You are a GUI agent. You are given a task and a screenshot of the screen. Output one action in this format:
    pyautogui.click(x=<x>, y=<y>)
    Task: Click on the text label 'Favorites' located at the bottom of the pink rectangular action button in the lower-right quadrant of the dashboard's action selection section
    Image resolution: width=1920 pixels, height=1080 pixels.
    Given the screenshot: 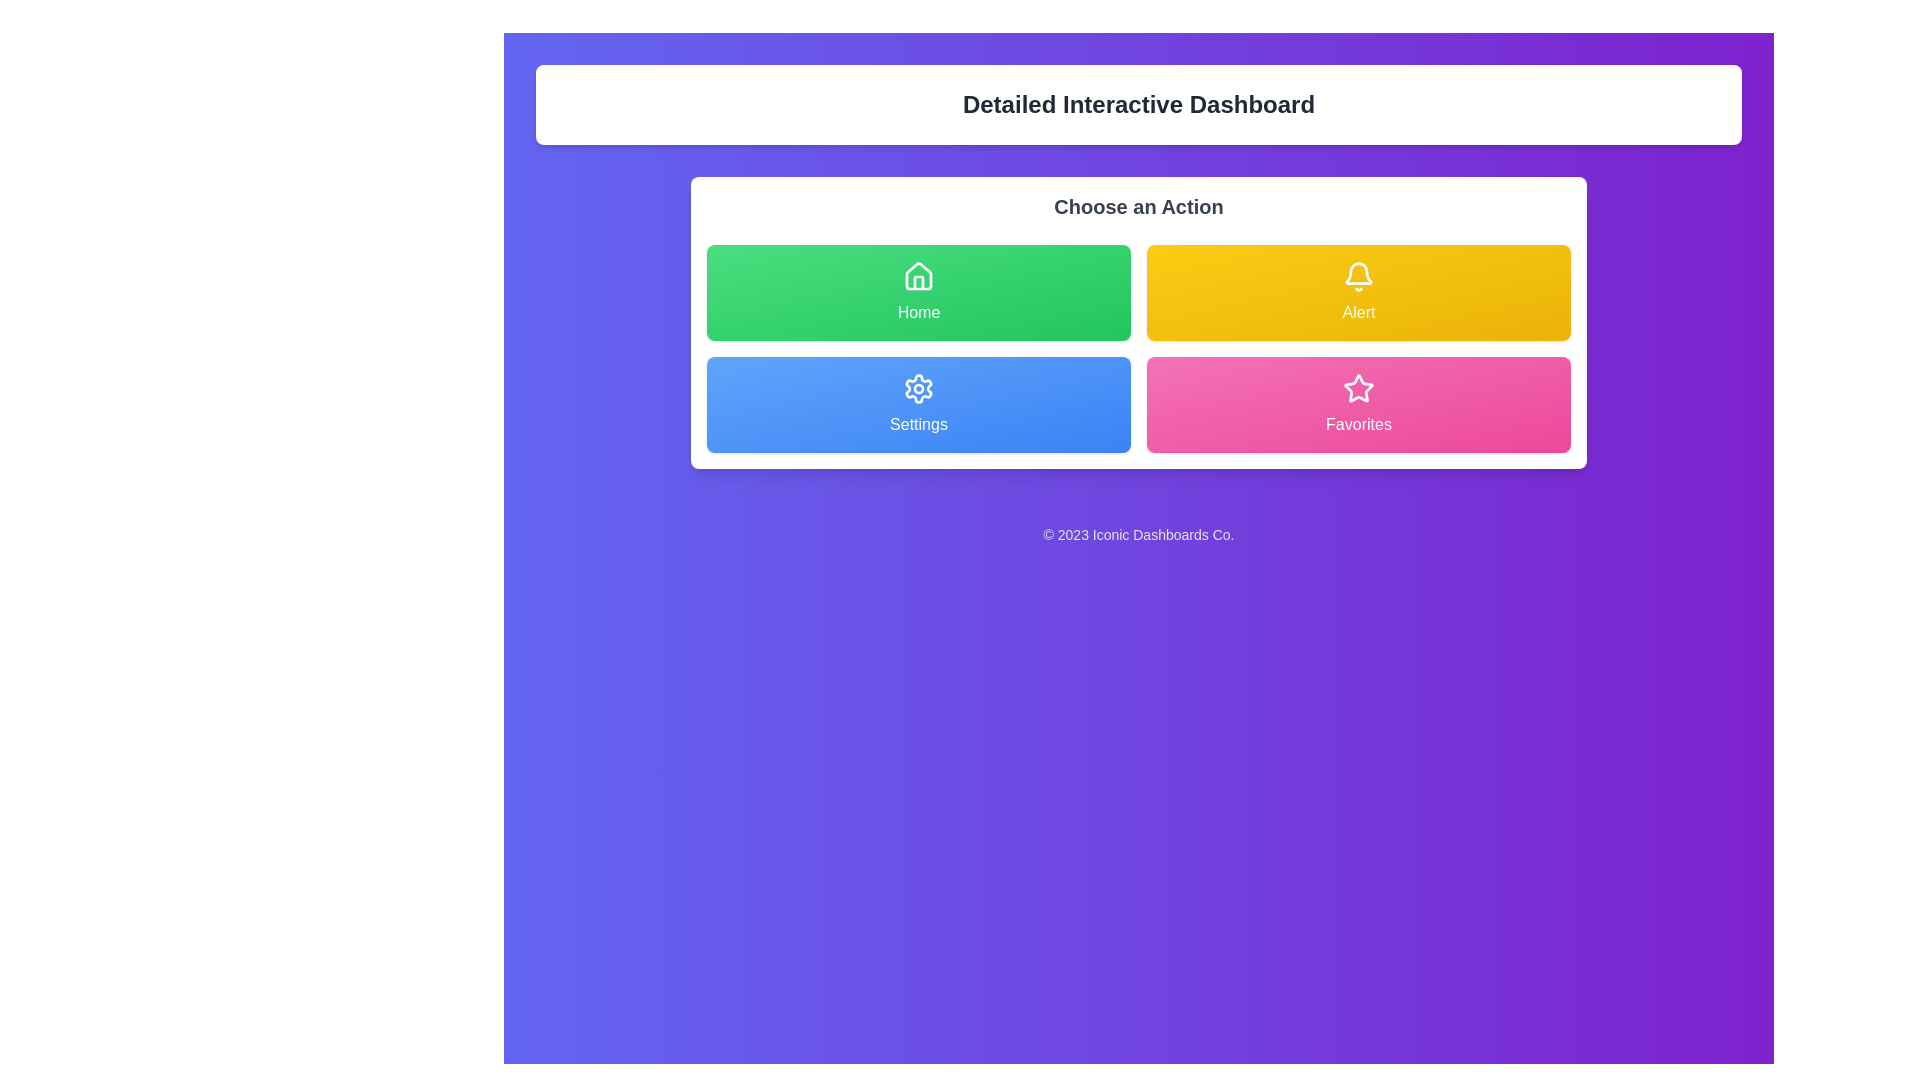 What is the action you would take?
    pyautogui.click(x=1358, y=423)
    